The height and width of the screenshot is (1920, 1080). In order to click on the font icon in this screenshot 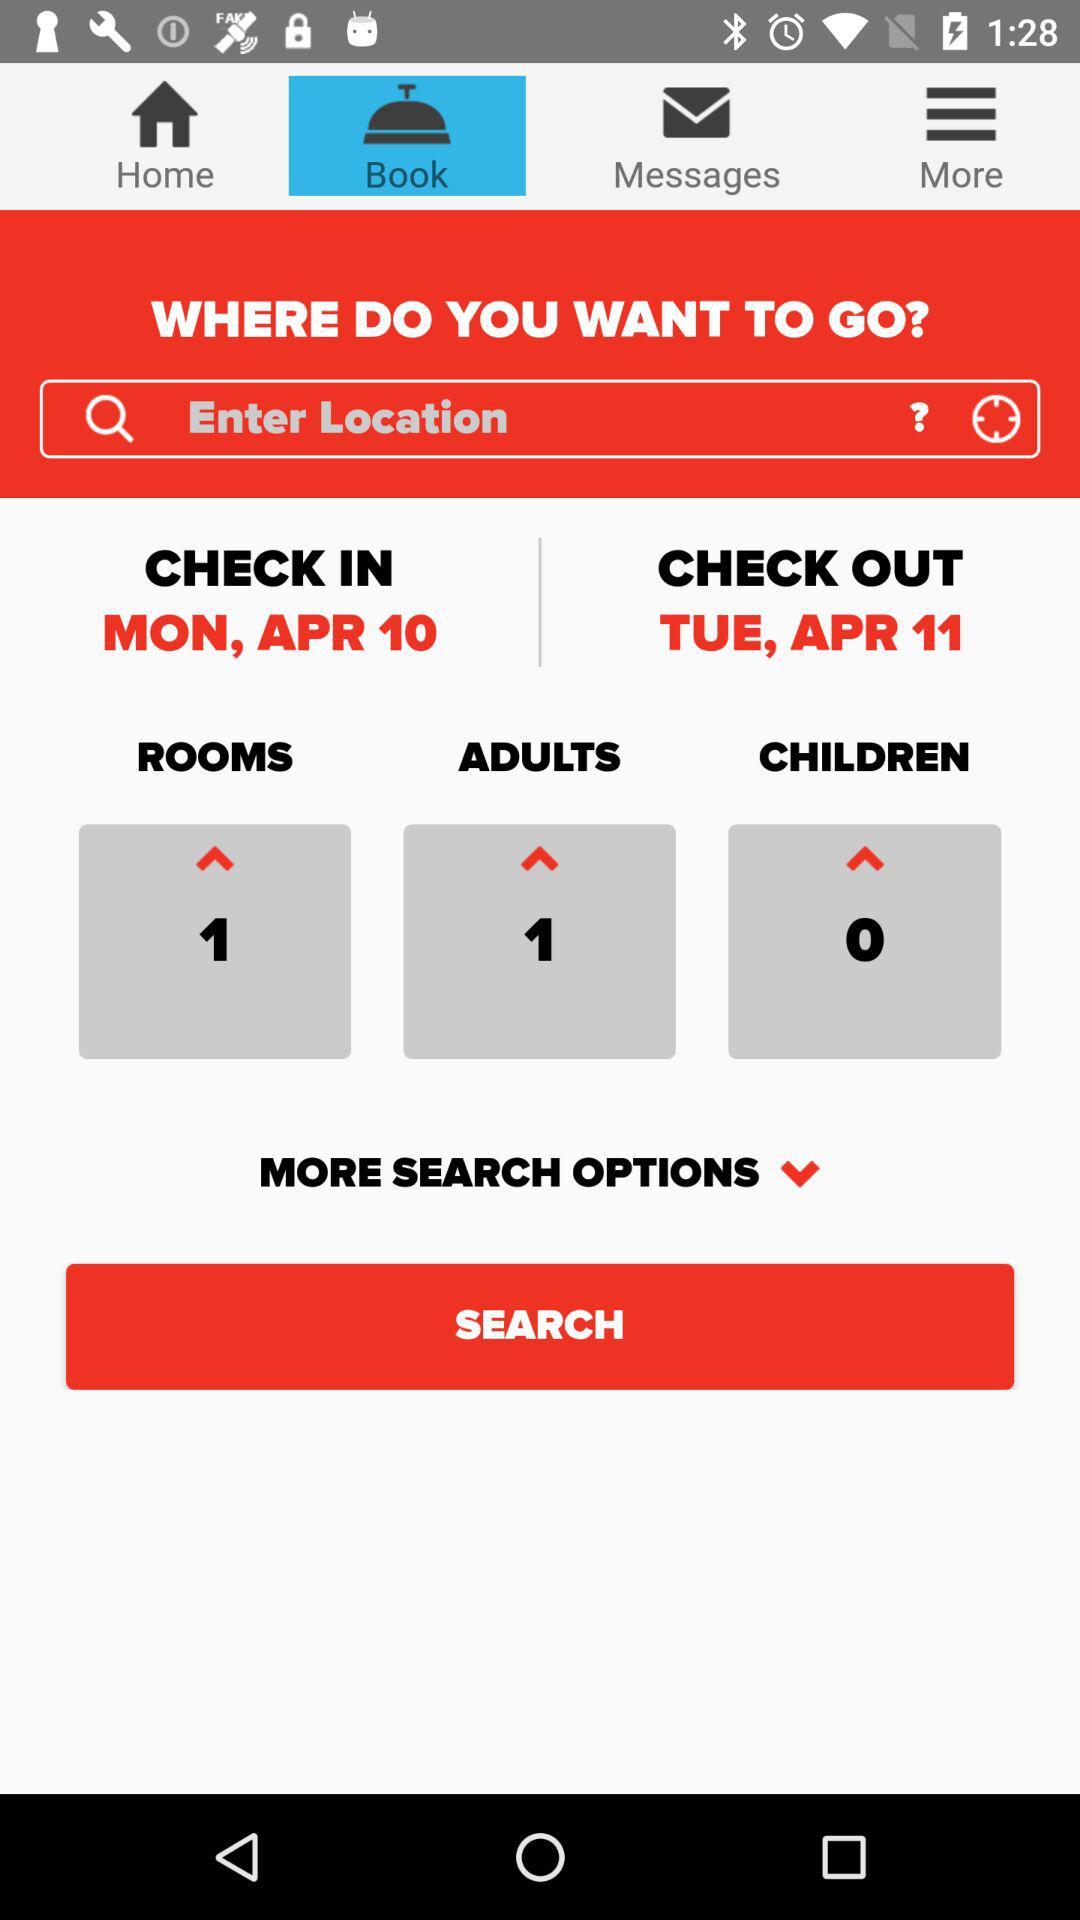, I will do `click(538, 863)`.